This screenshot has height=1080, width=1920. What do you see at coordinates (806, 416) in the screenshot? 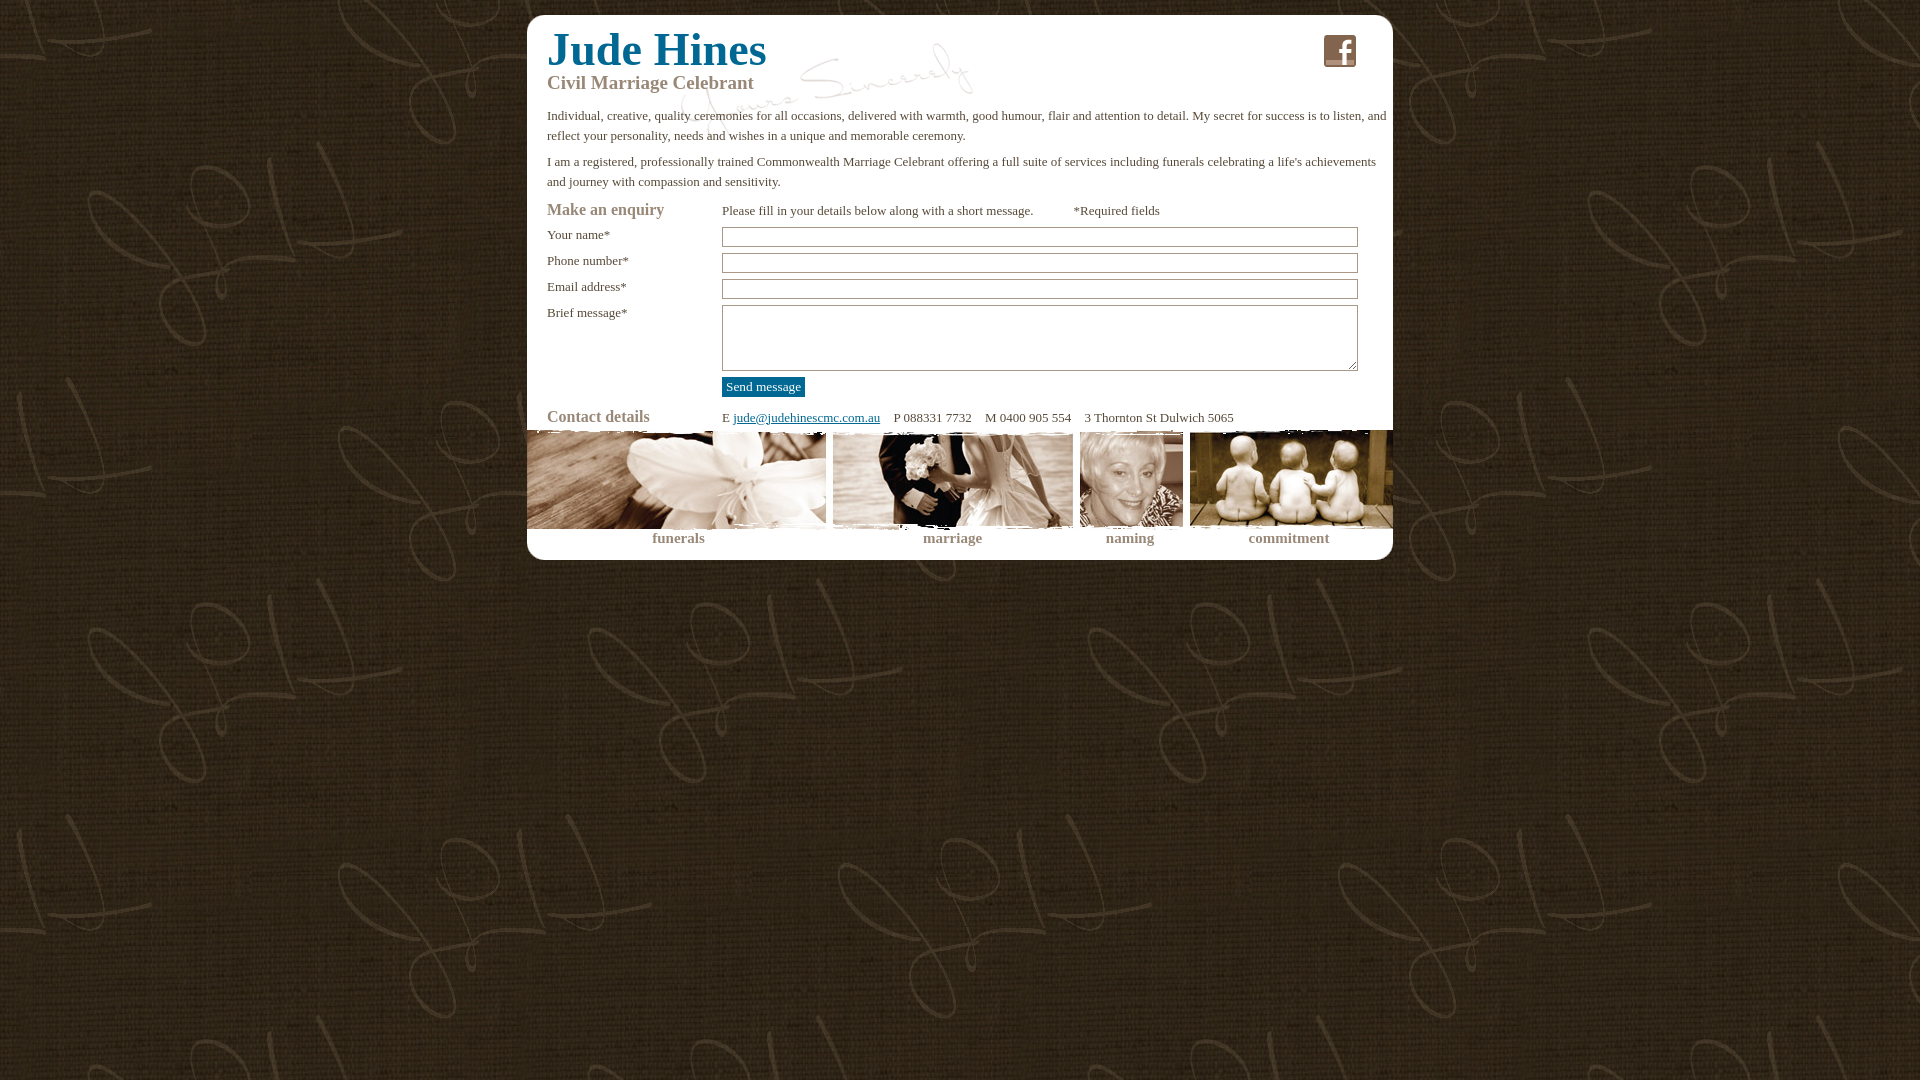
I see `'jude@judehinescmc.com.au'` at bounding box center [806, 416].